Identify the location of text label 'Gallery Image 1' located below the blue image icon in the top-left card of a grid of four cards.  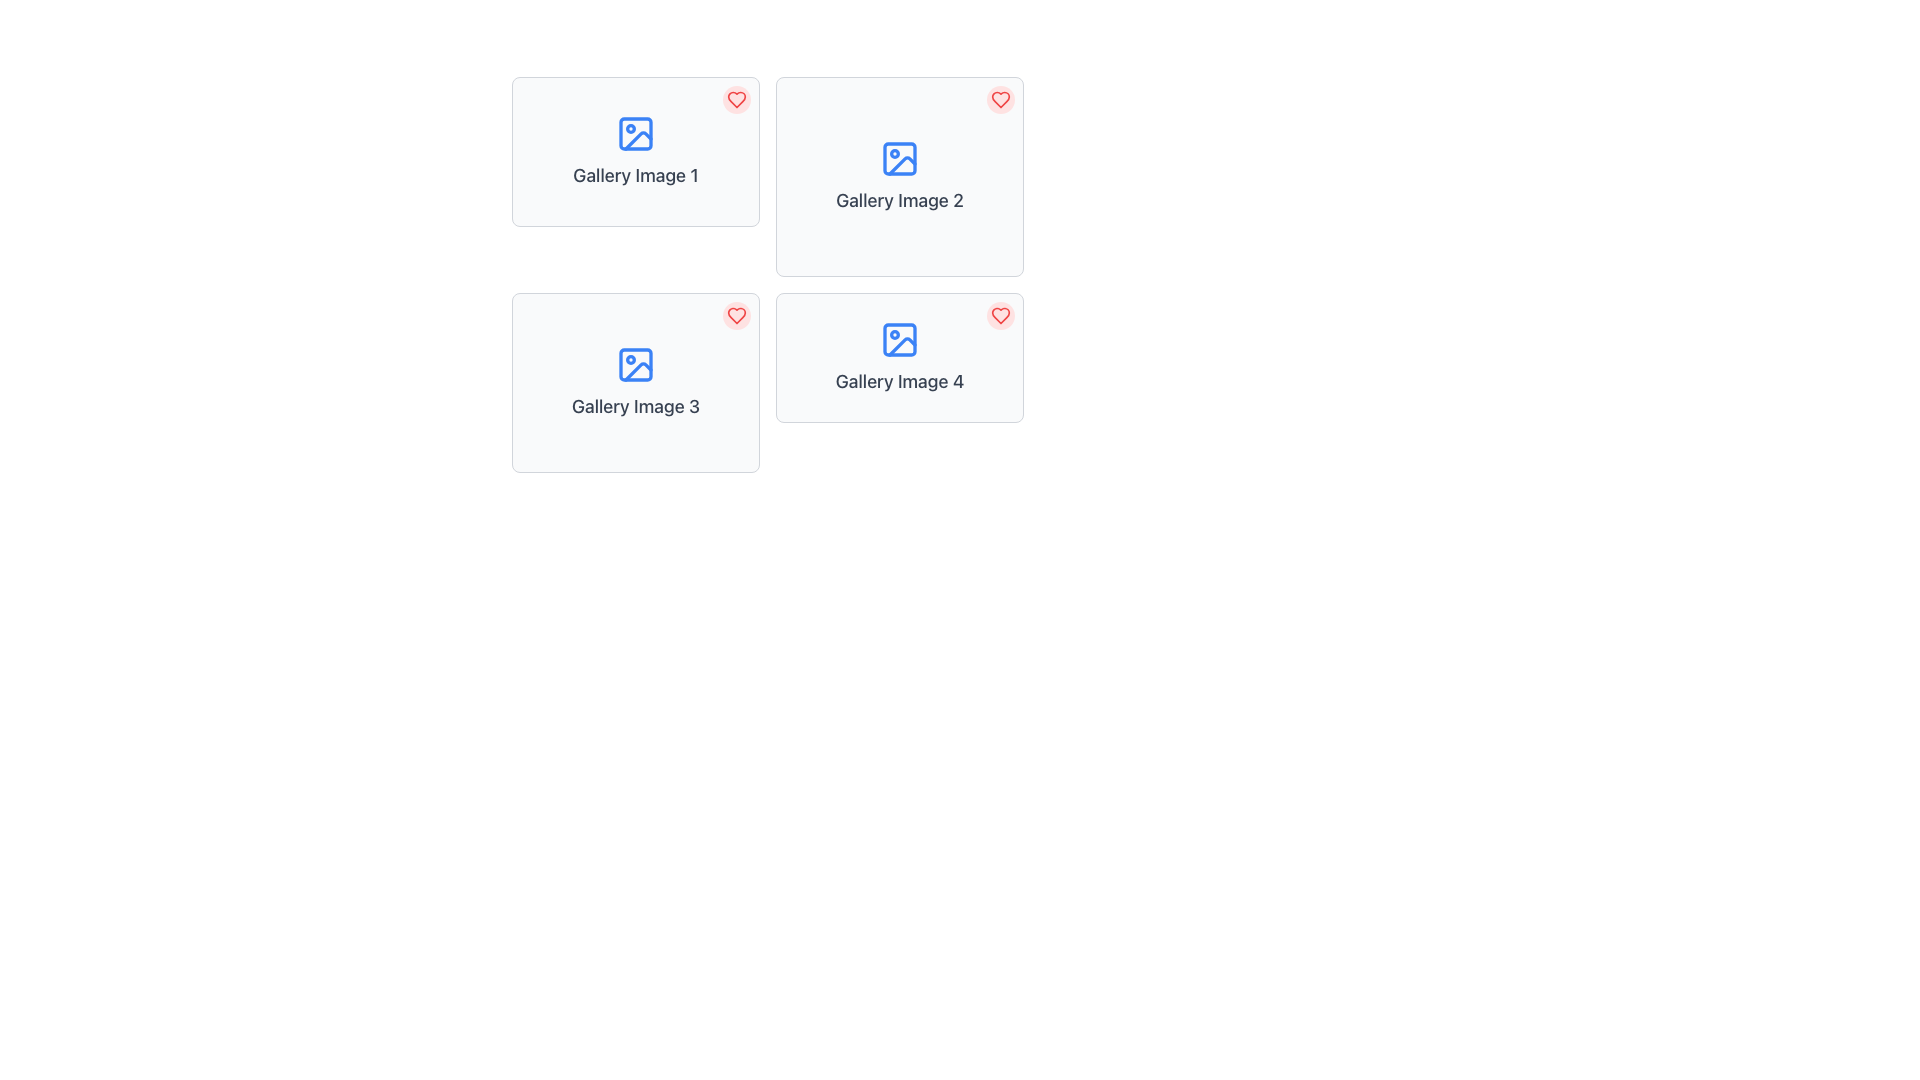
(634, 175).